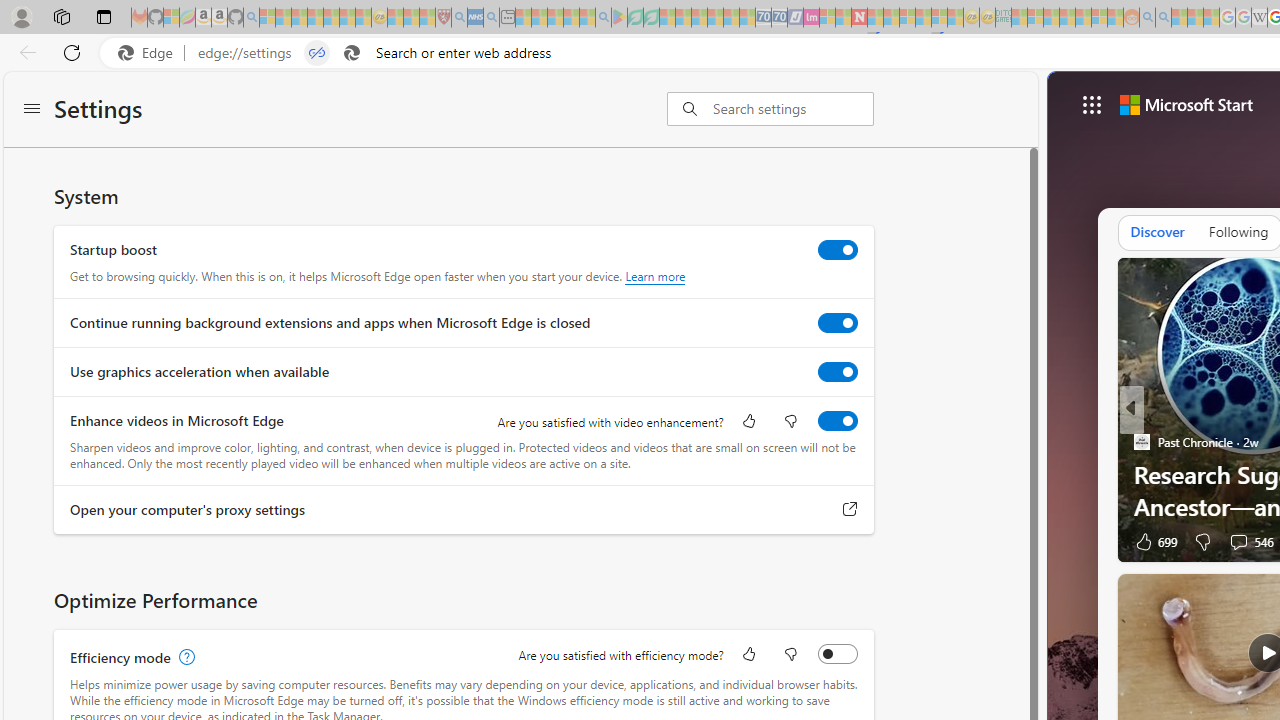  What do you see at coordinates (1258, 17) in the screenshot?
I see `'Target page - Wikipedia - Sleeping'` at bounding box center [1258, 17].